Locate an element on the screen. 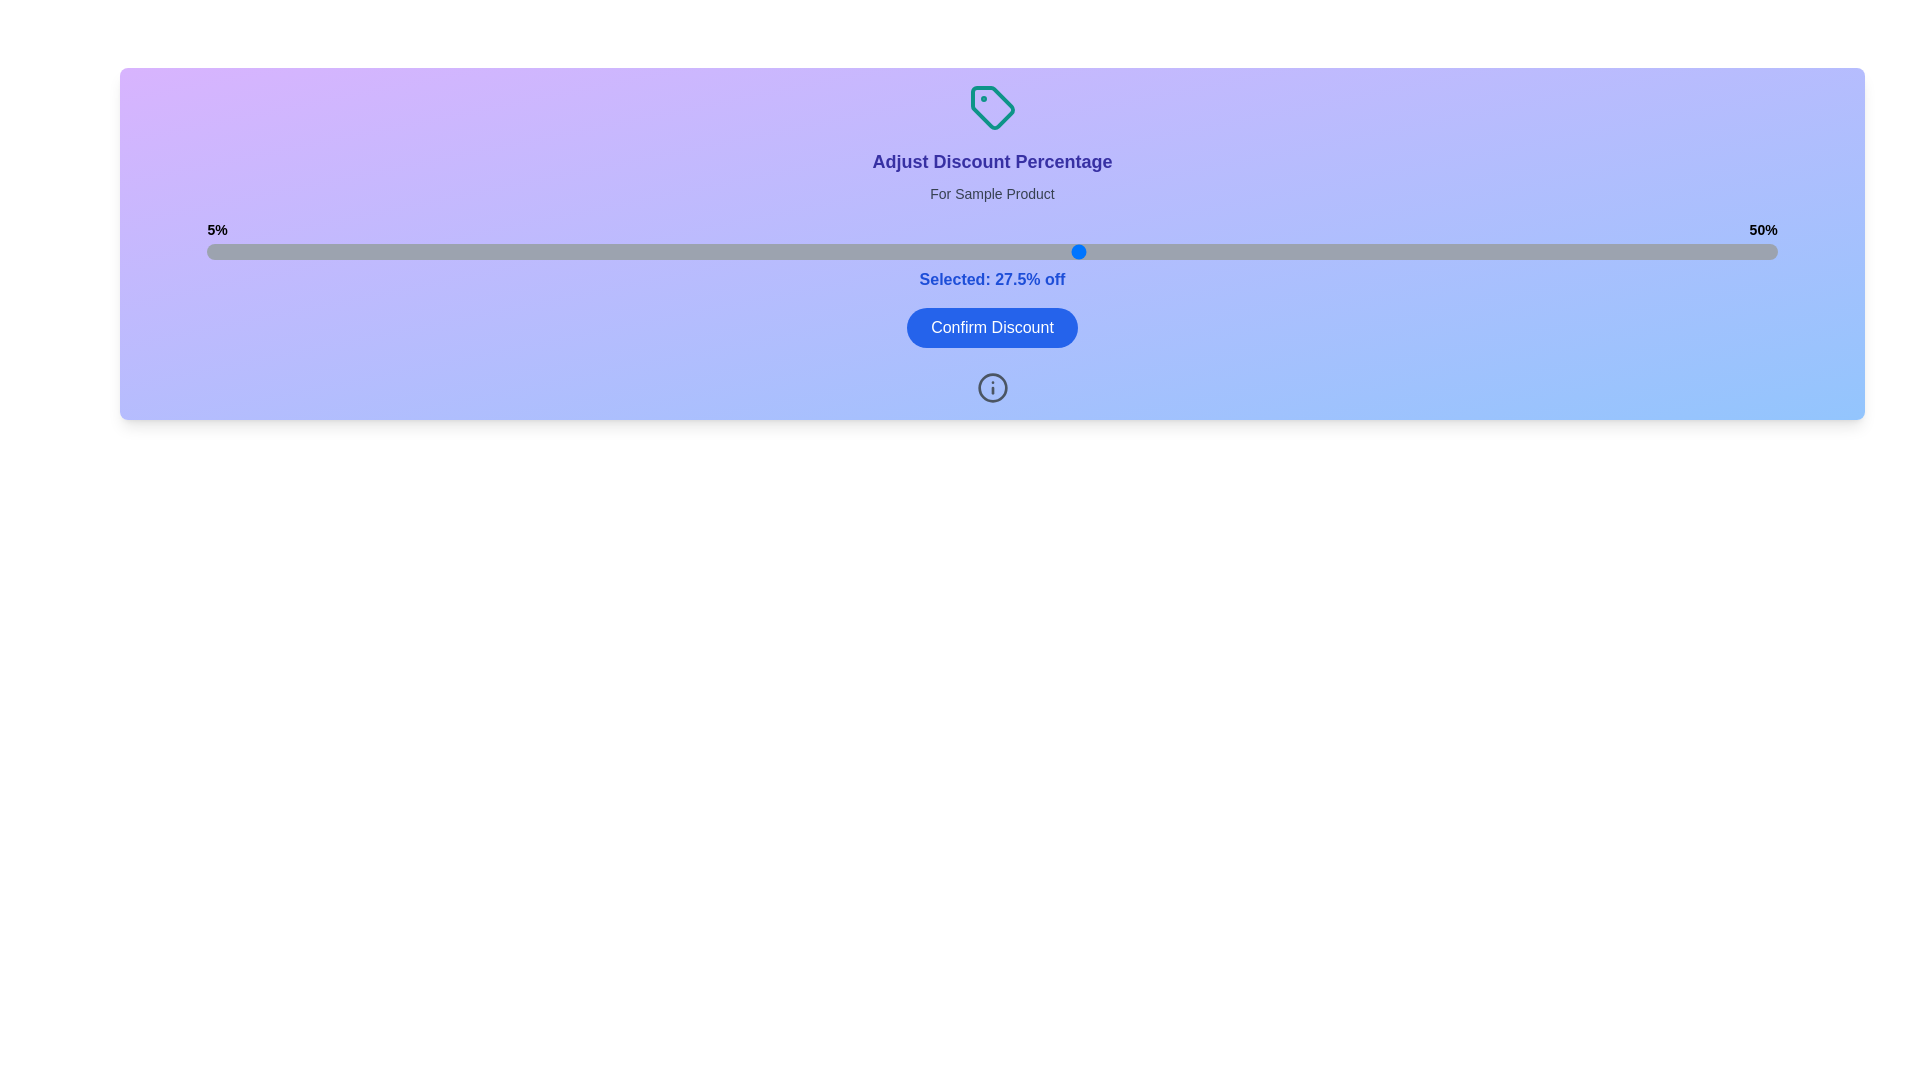 The height and width of the screenshot is (1080, 1920). the static text label indicating the purpose of the interface for adjusting the discount percentage, which is located centrally below the teal tag icon and above the description text 'For Sample Product' is located at coordinates (992, 161).